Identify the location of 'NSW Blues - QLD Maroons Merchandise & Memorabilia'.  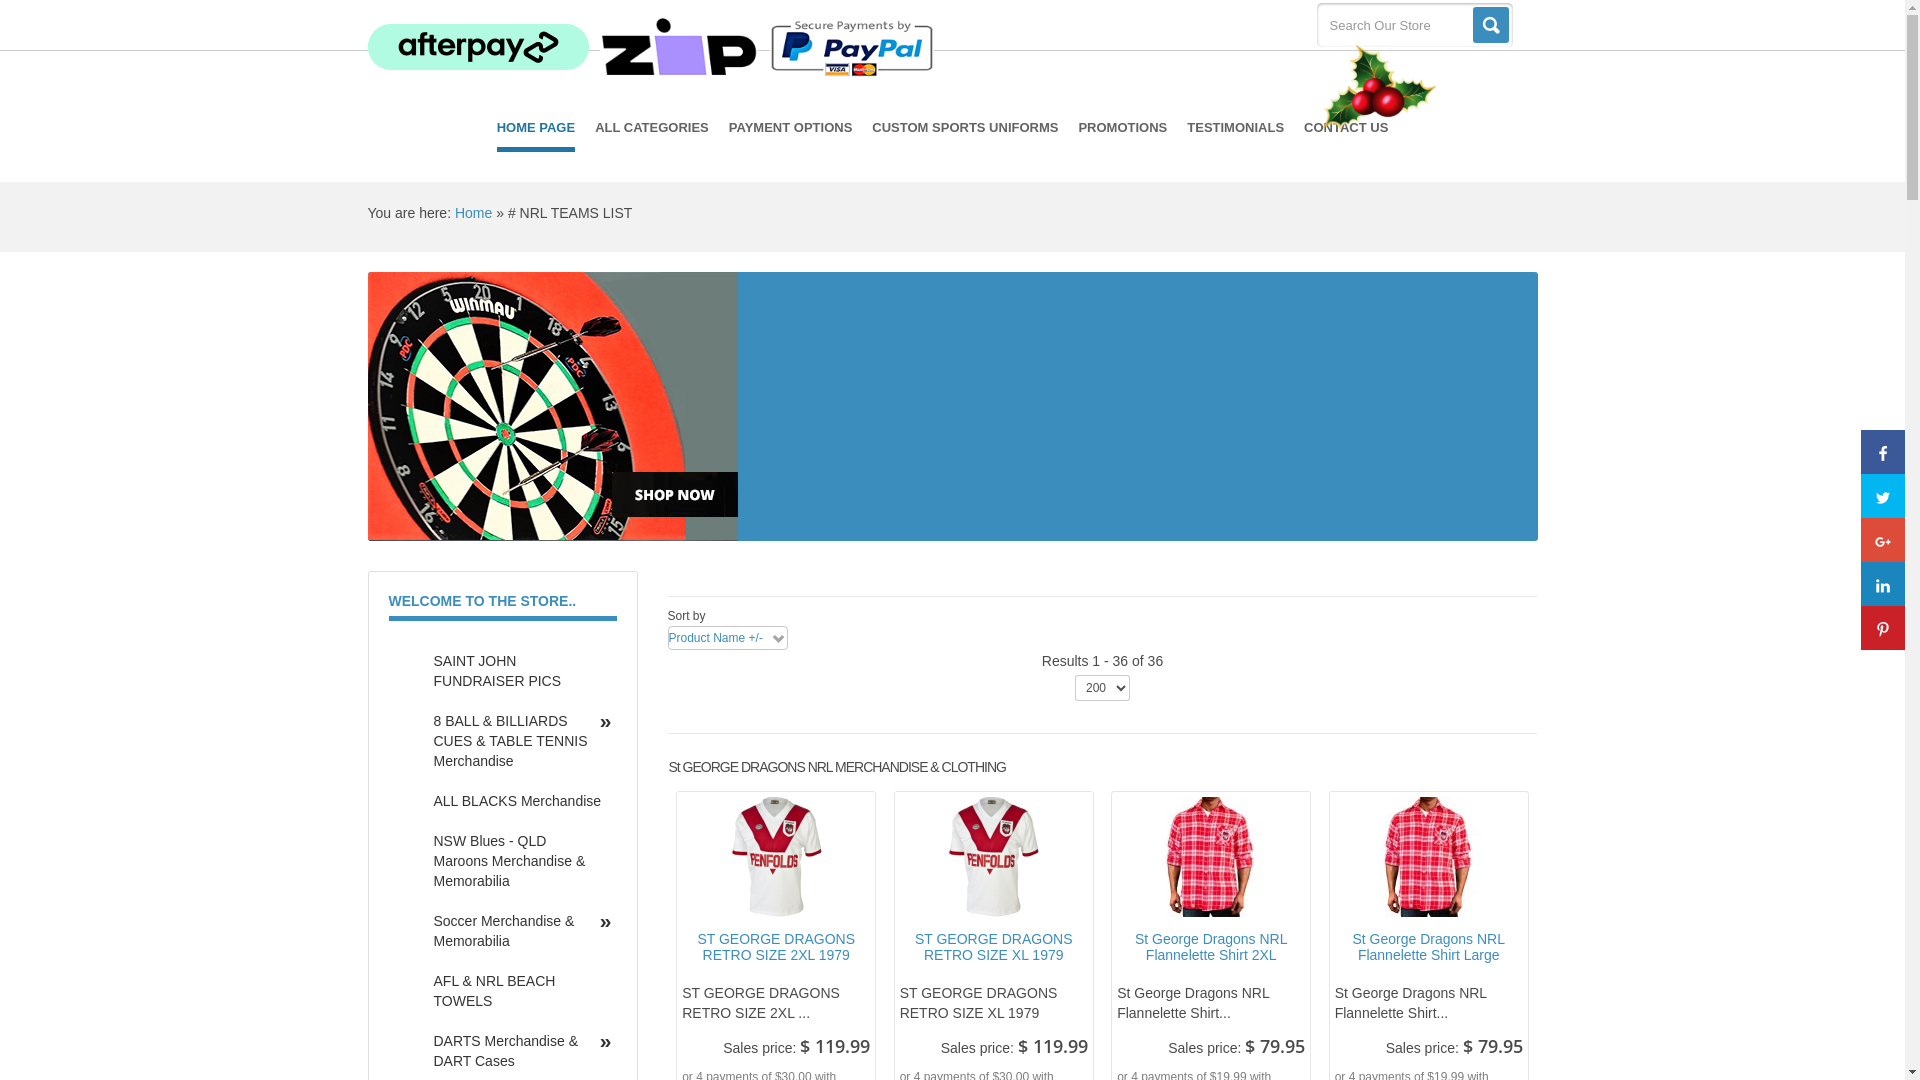
(517, 859).